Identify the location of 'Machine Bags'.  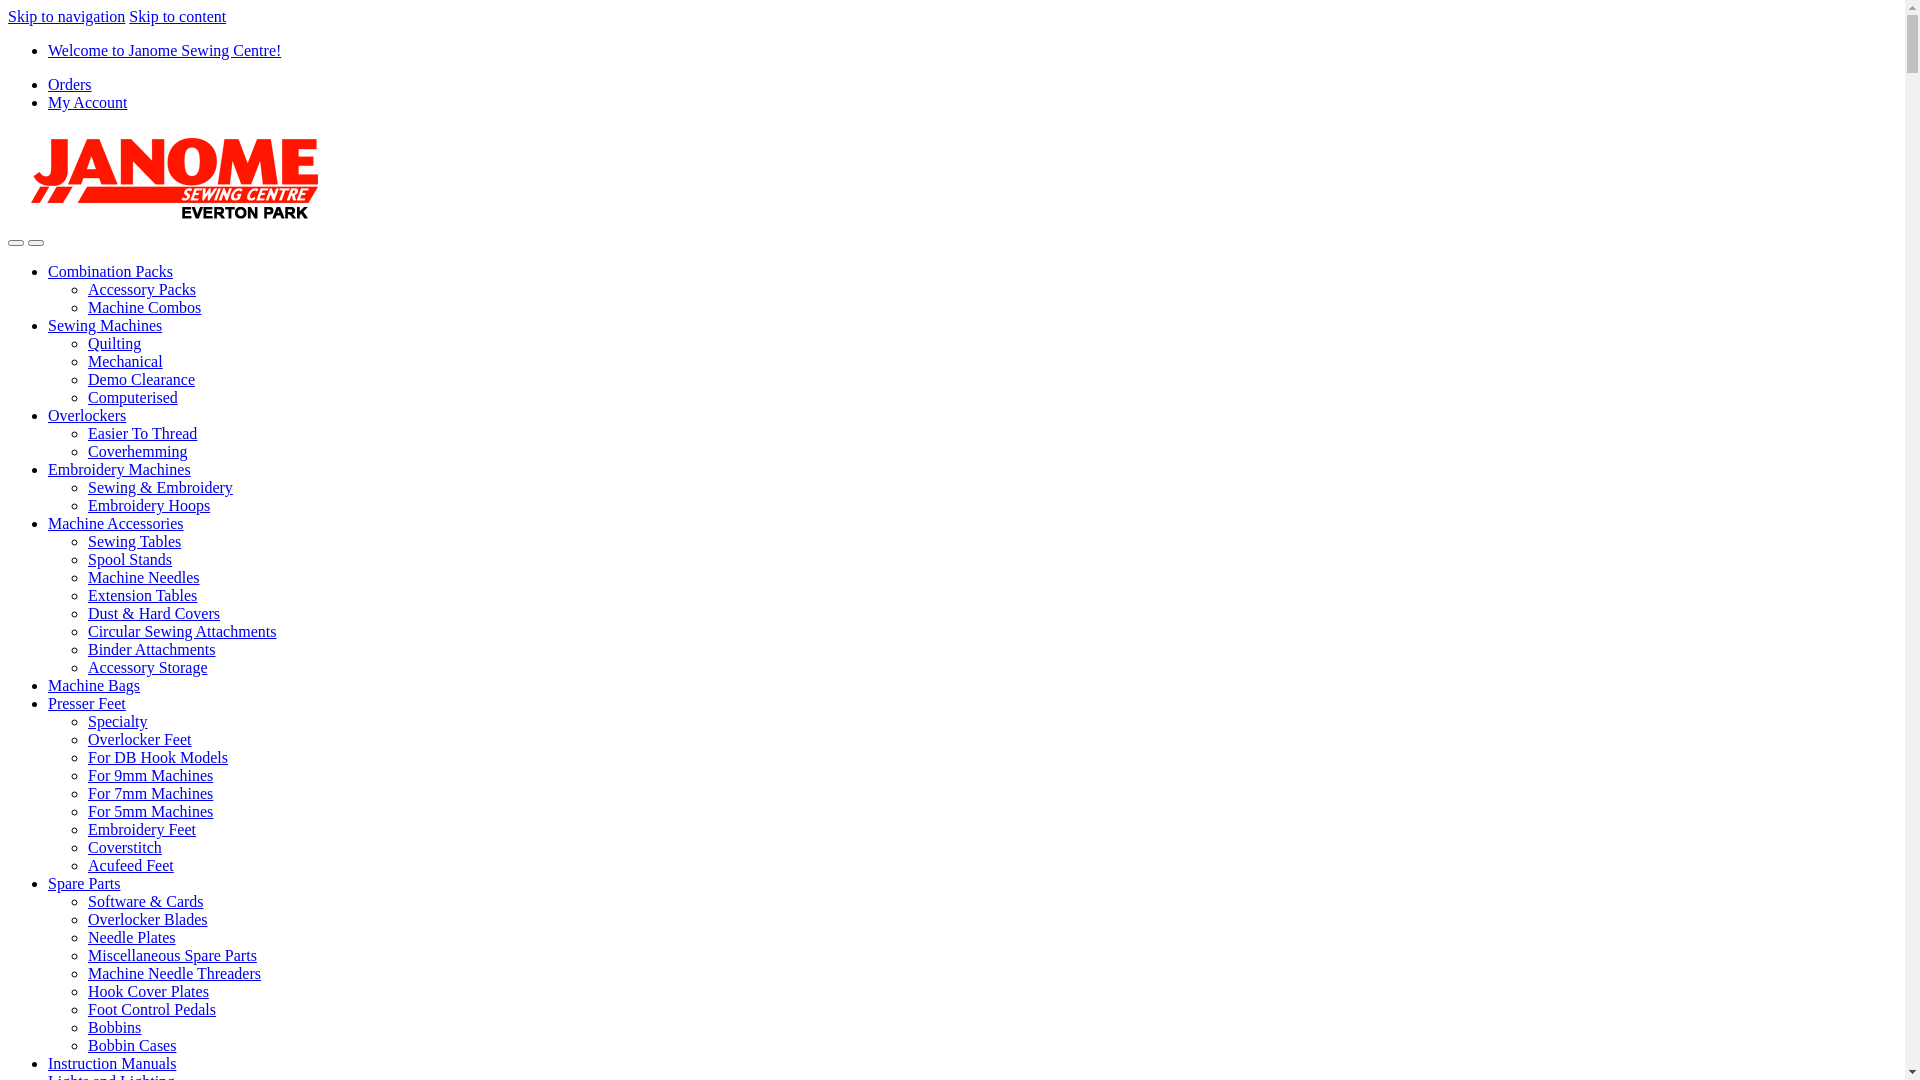
(93, 684).